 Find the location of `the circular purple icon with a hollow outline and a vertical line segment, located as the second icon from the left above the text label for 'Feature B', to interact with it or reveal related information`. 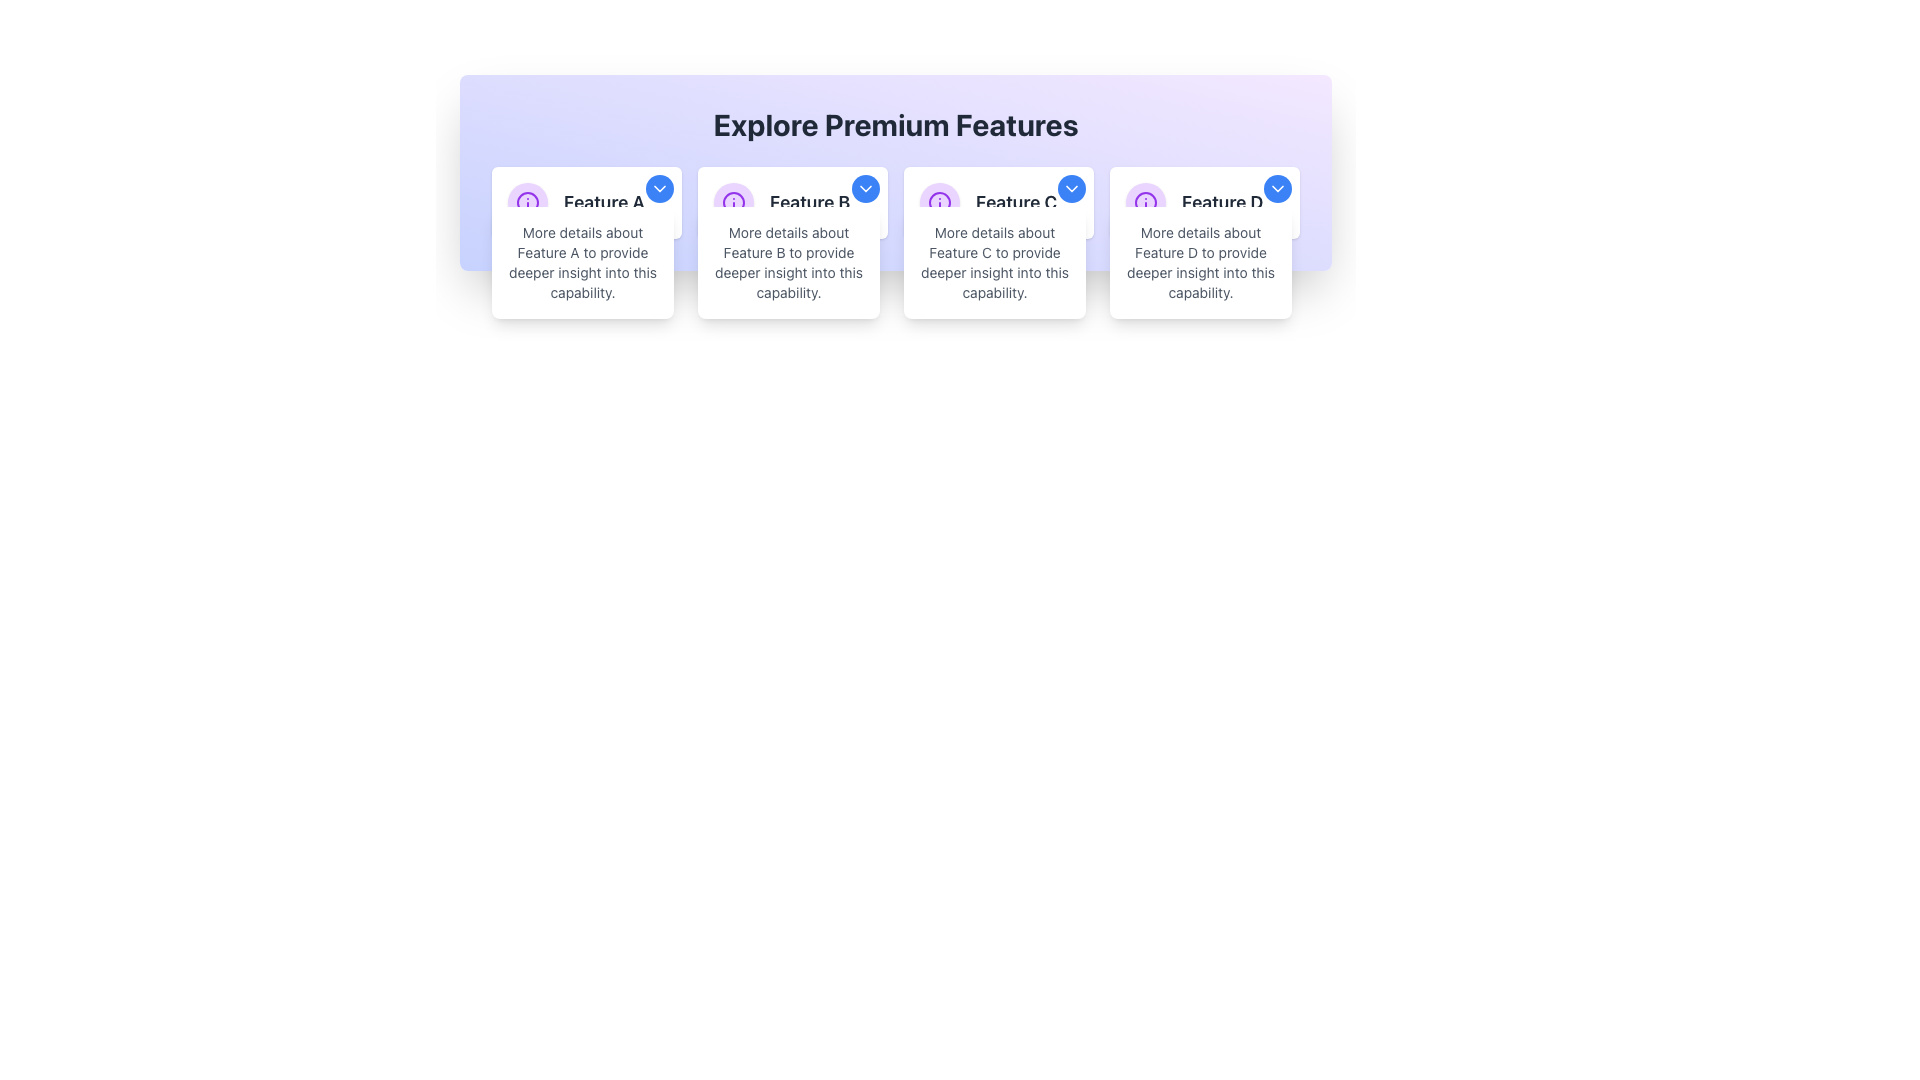

the circular purple icon with a hollow outline and a vertical line segment, located as the second icon from the left above the text label for 'Feature B', to interact with it or reveal related information is located at coordinates (733, 203).